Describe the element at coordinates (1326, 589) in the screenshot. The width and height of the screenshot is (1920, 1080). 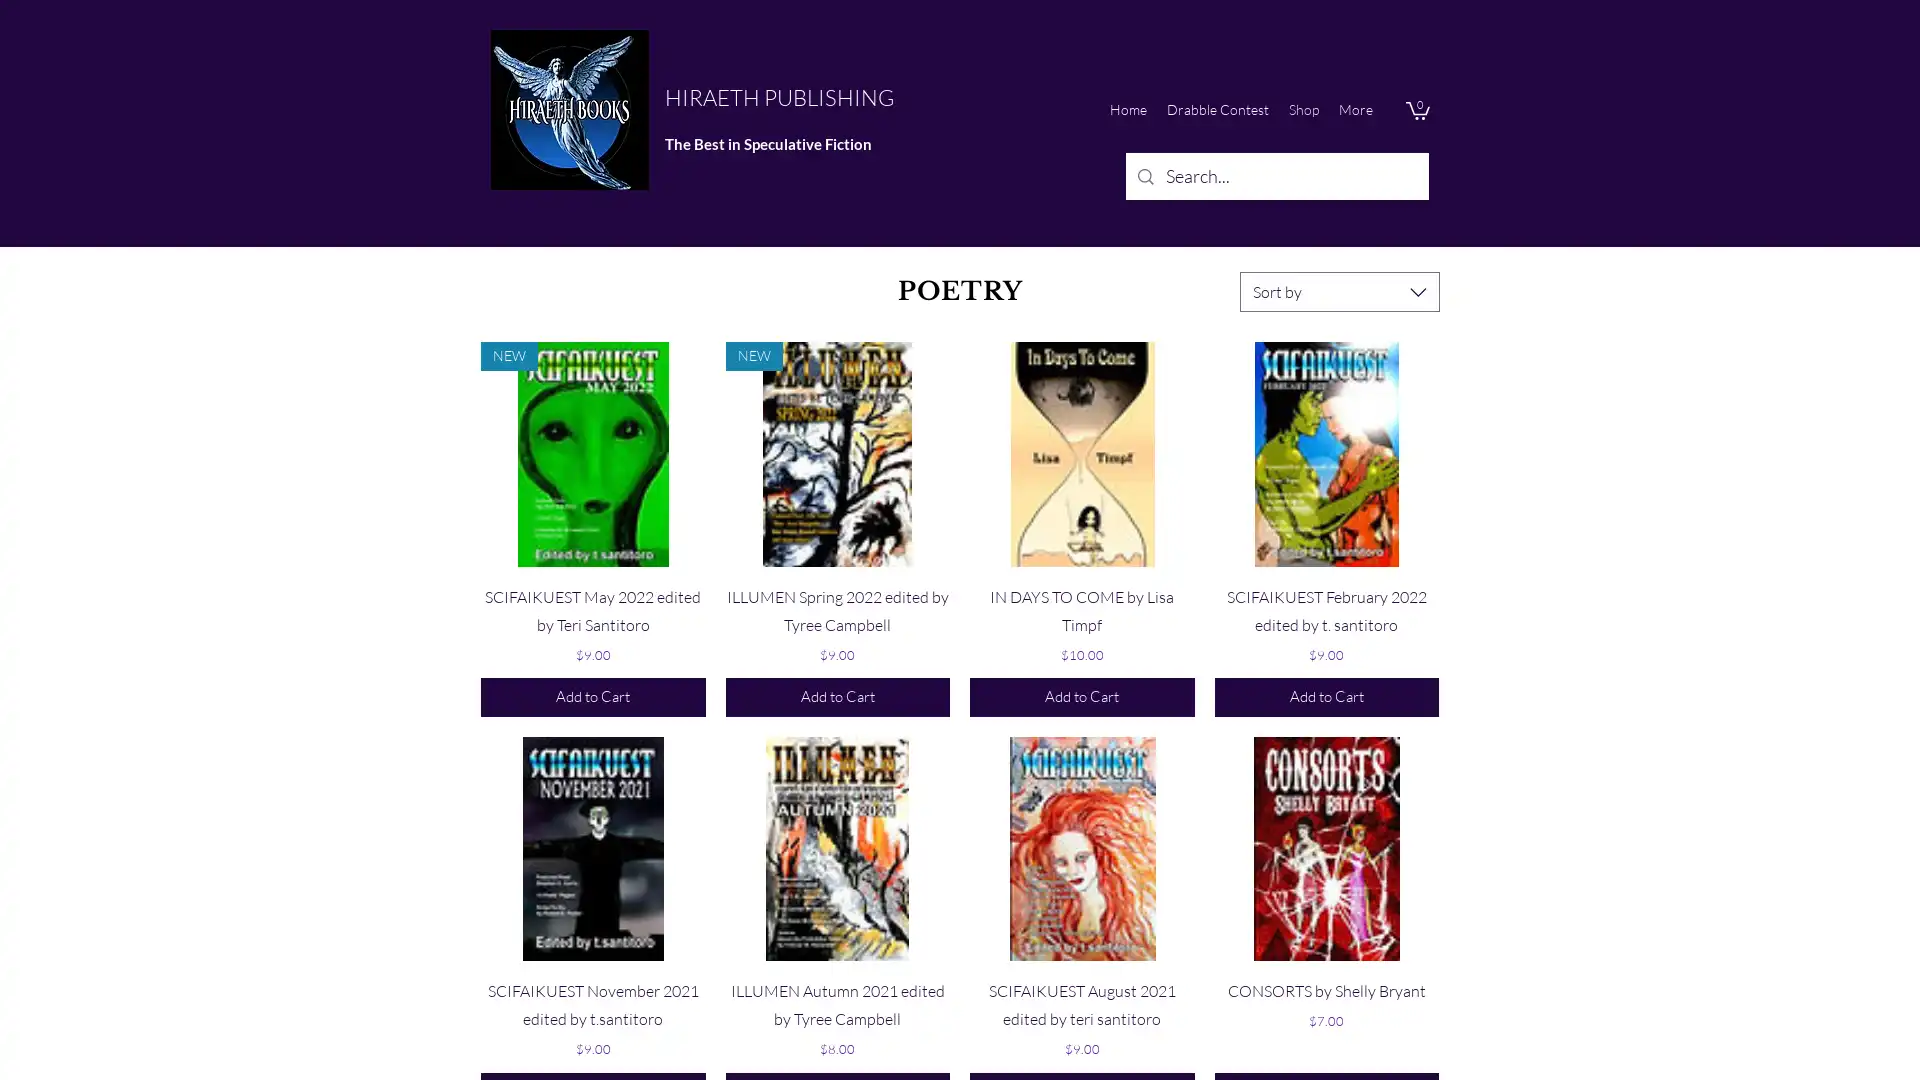
I see `Quick View` at that location.